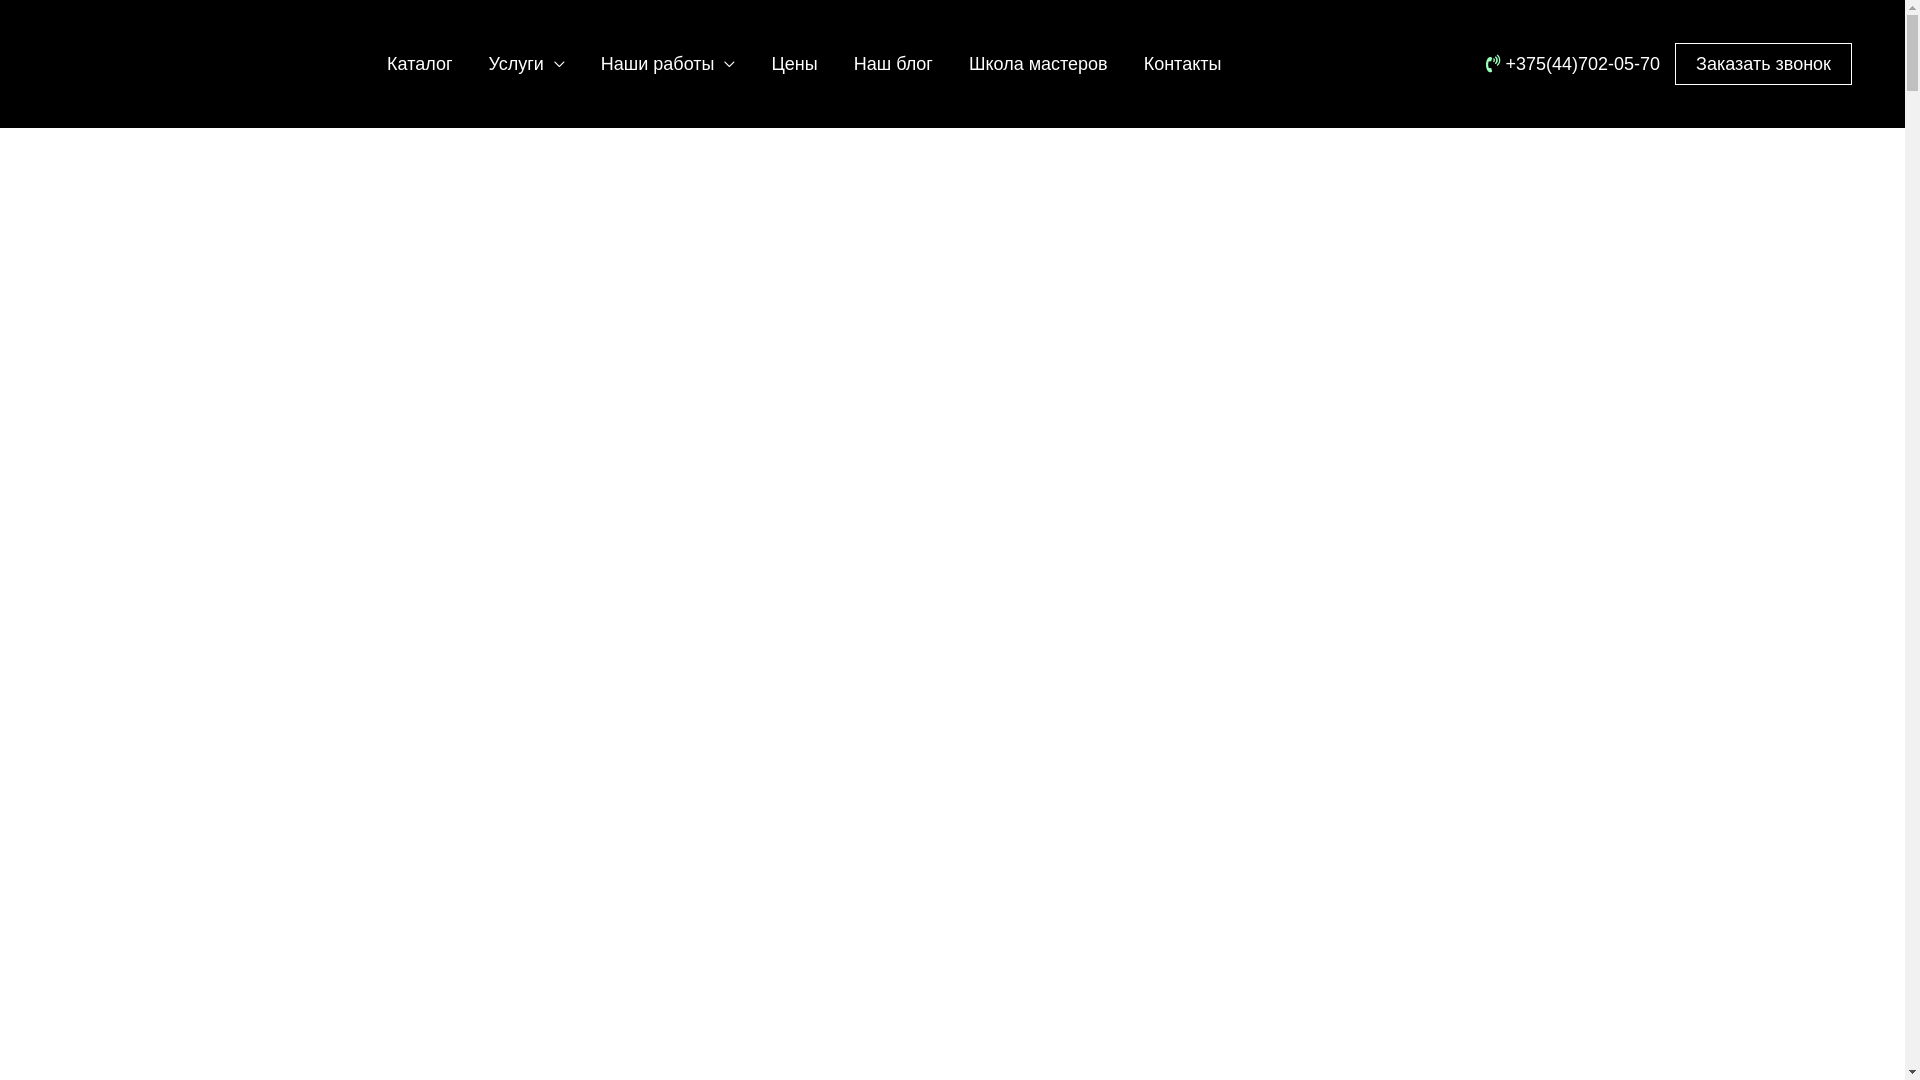 This screenshot has height=1080, width=1920. What do you see at coordinates (1486, 63) in the screenshot?
I see `'+375(44)702-05-70'` at bounding box center [1486, 63].